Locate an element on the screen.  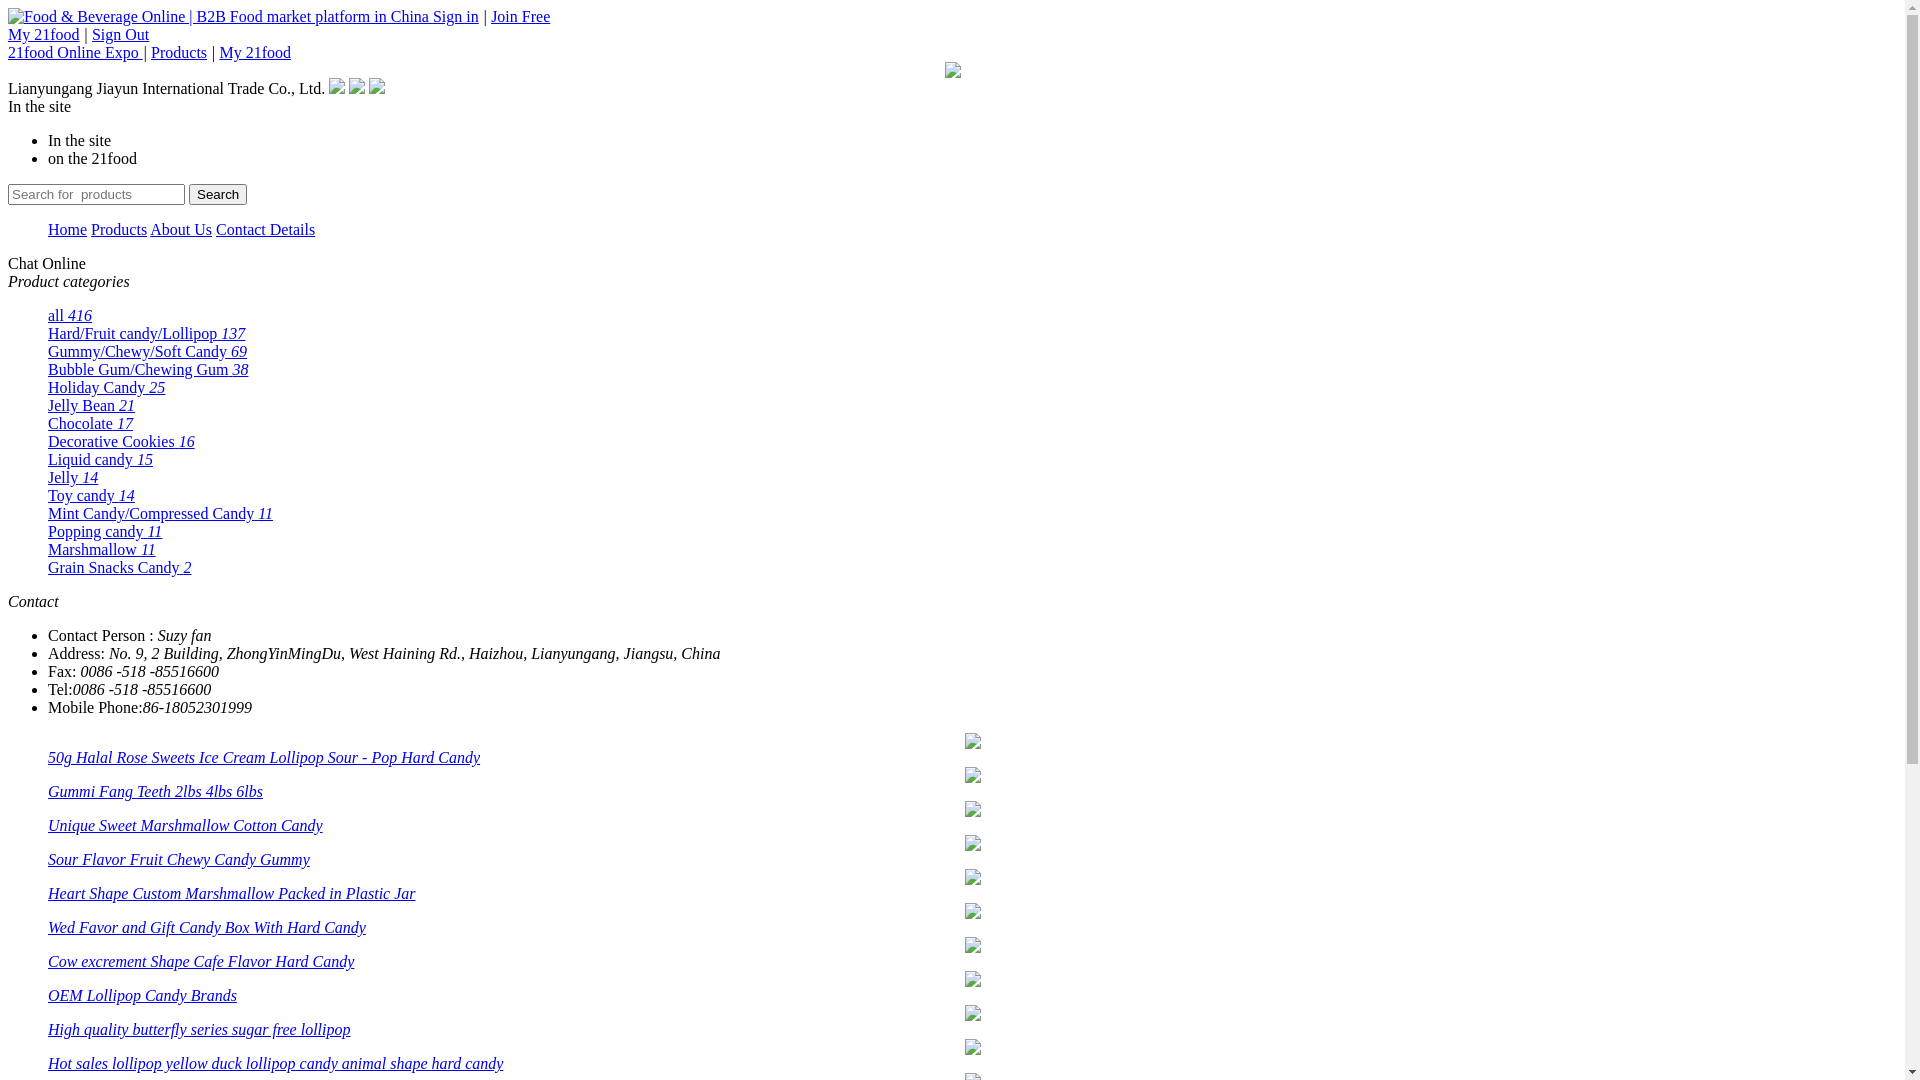
'Marshmallow 11' is located at coordinates (48, 549).